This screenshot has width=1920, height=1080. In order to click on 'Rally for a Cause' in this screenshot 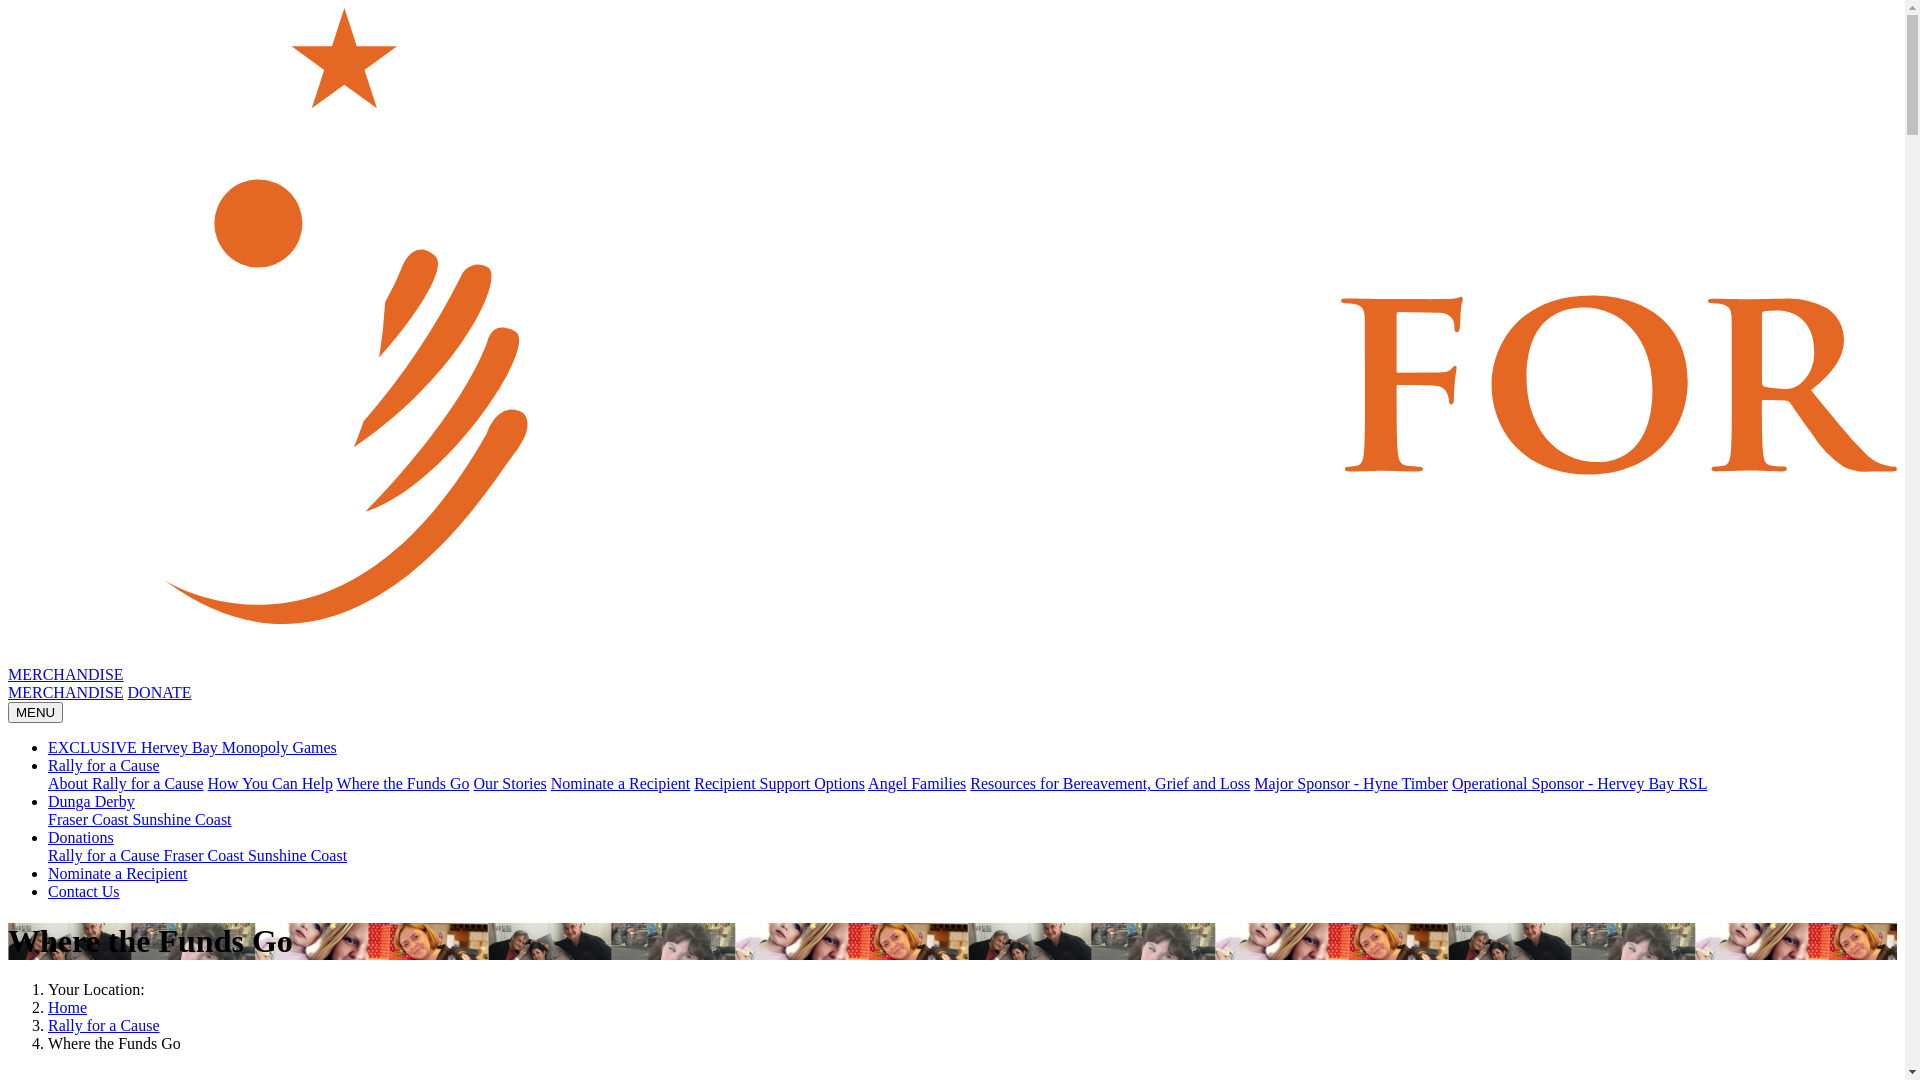, I will do `click(48, 765)`.